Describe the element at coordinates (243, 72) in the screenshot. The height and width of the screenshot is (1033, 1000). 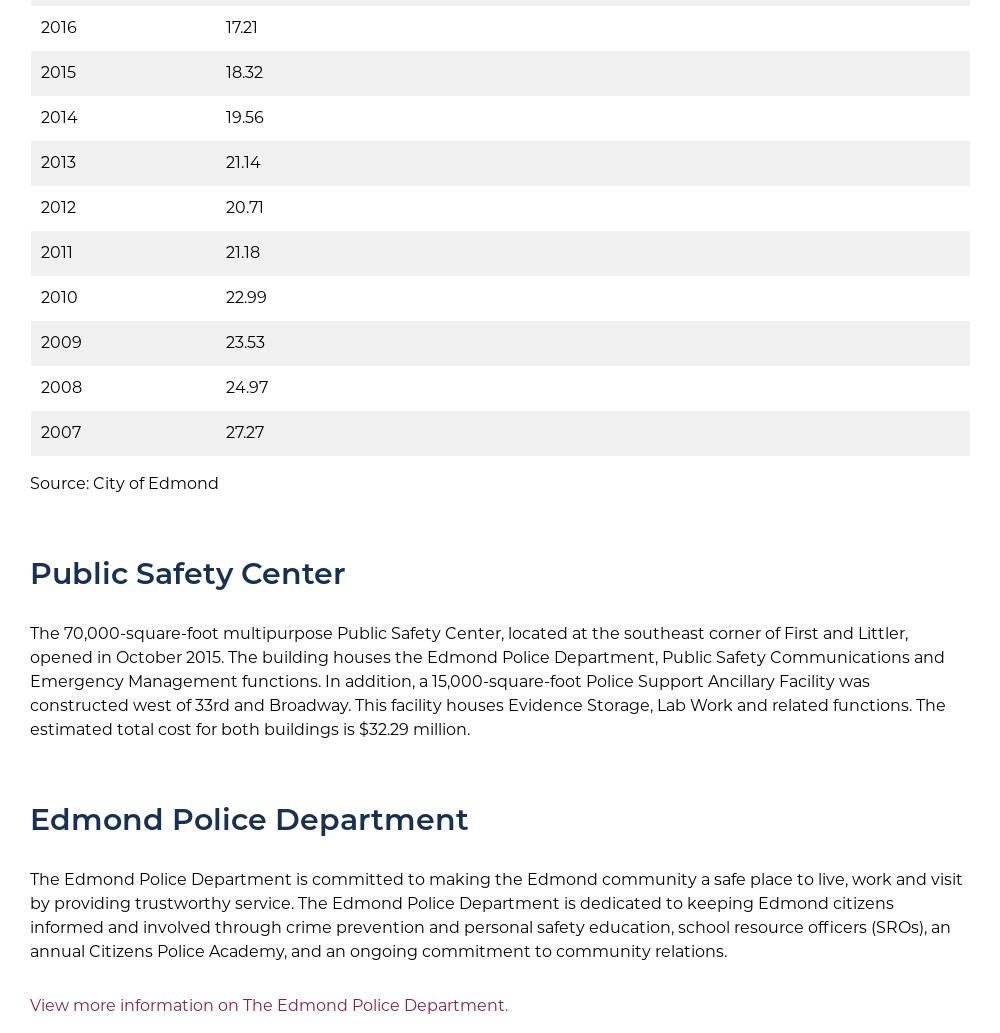
I see `'18.32'` at that location.